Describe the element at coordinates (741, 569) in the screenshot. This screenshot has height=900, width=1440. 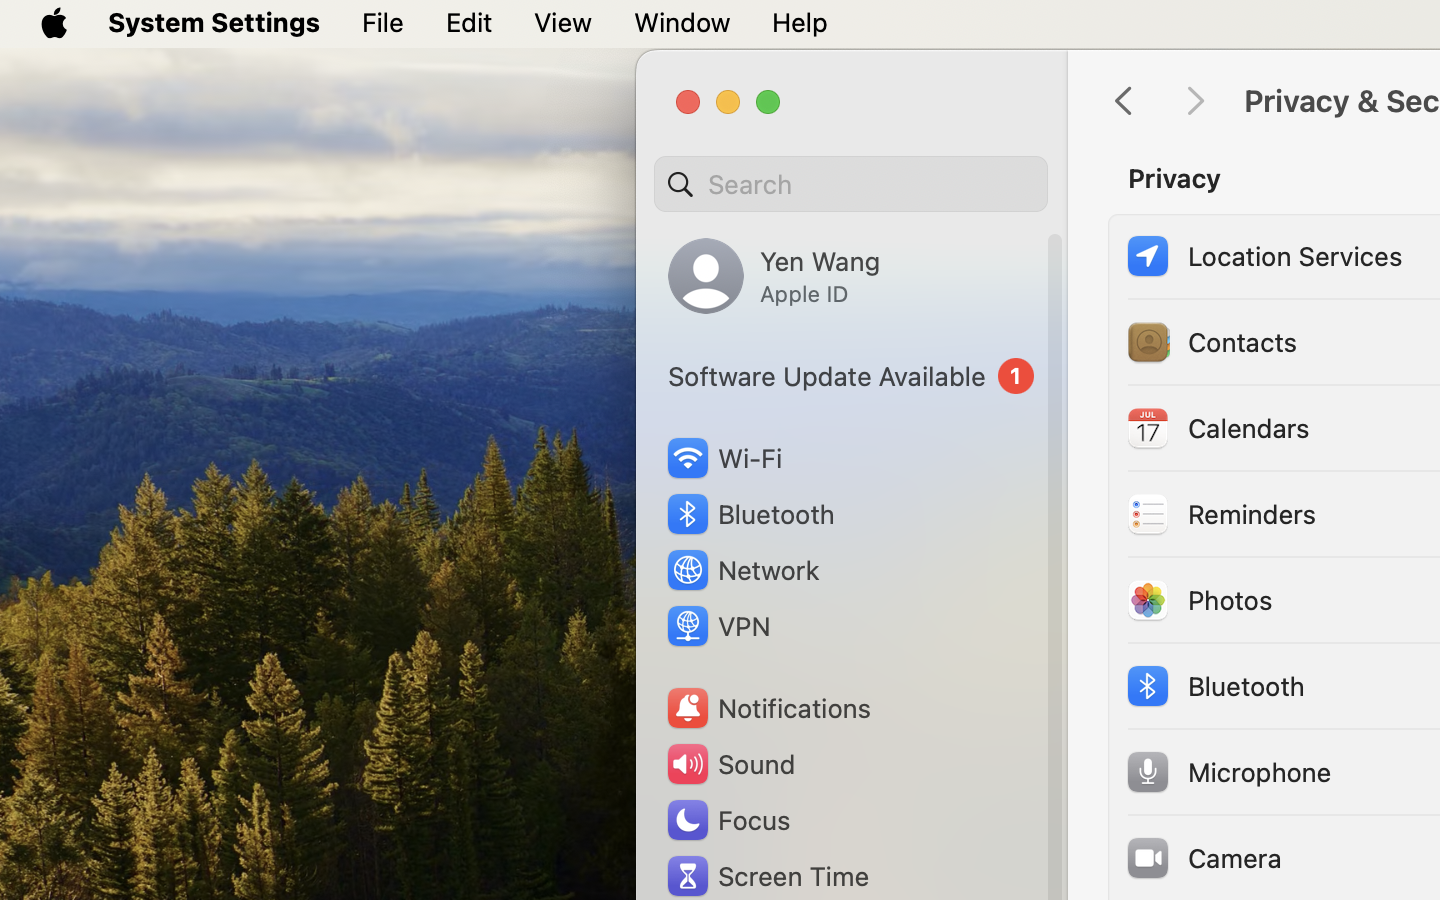
I see `'Network'` at that location.